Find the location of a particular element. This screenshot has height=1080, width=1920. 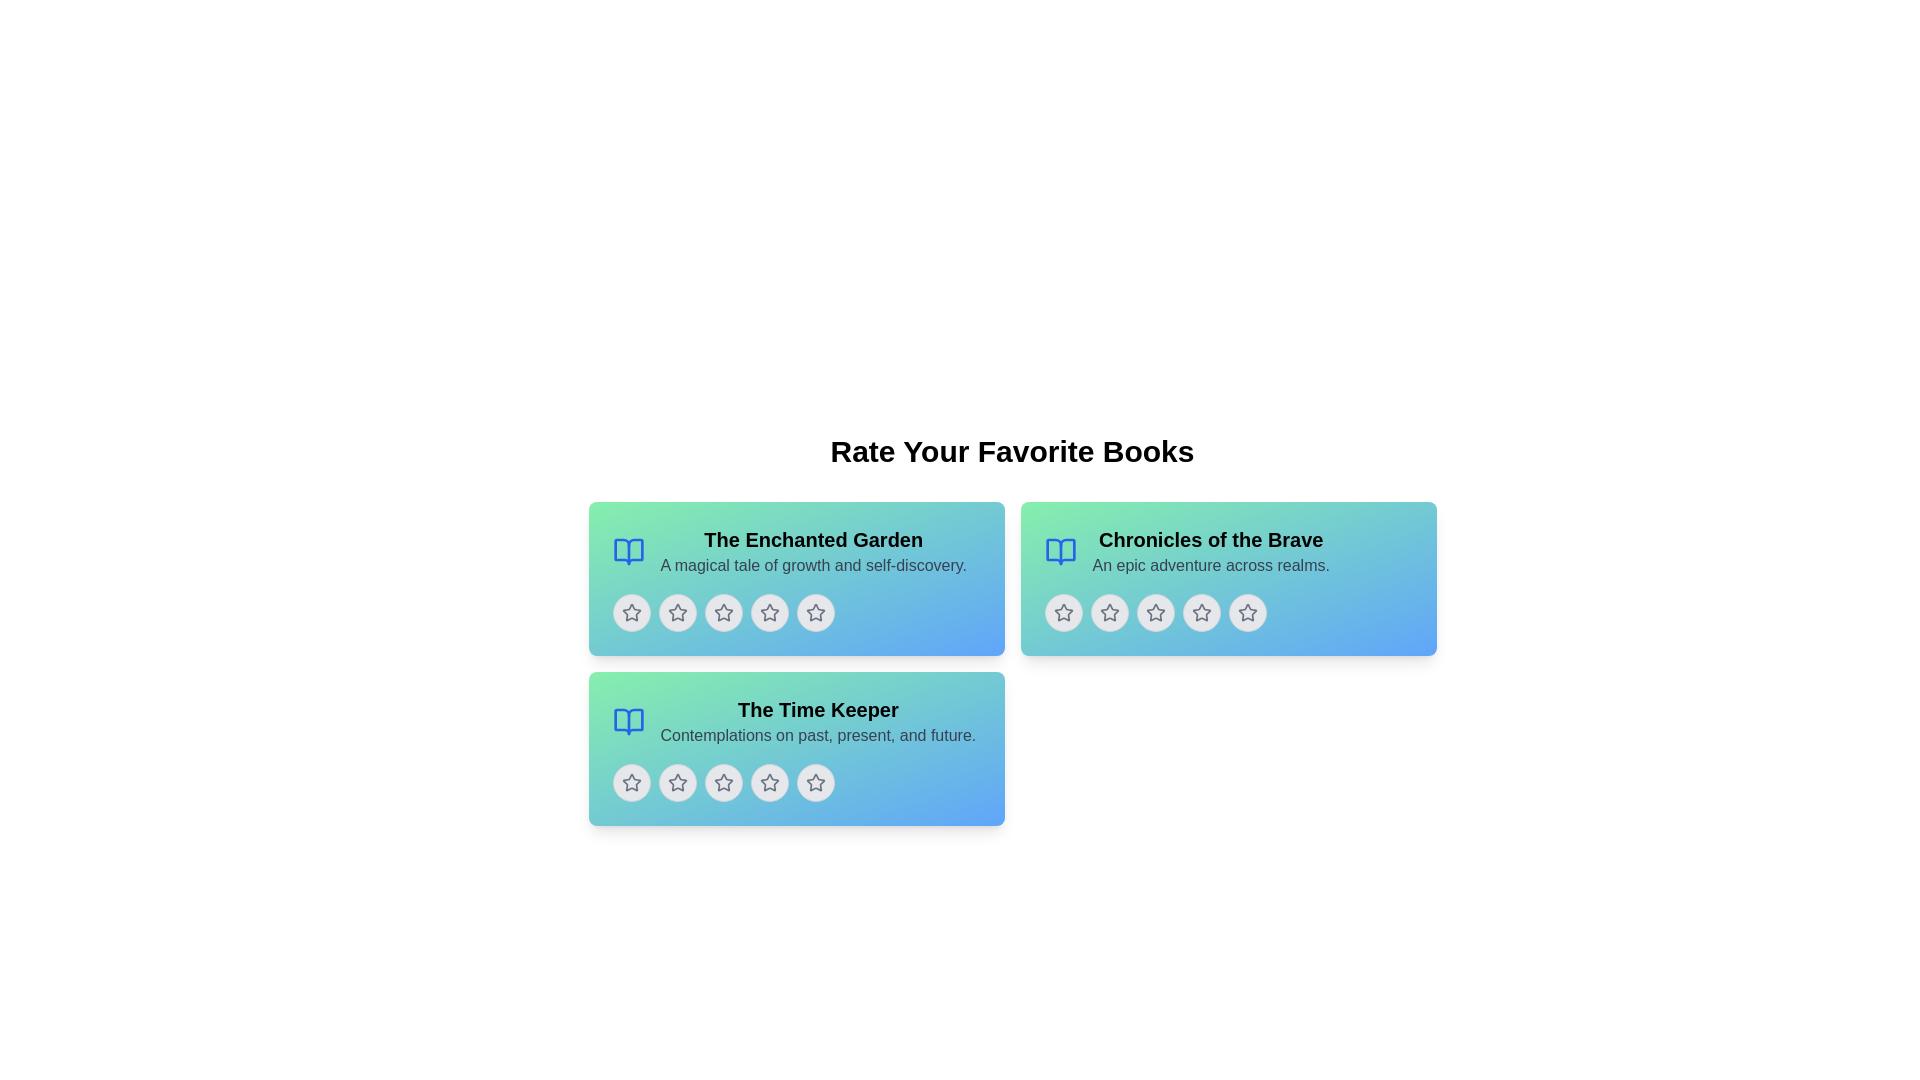

the second star icon in the horizontal row of rating stars below the card labeled 'The Time Keeper' to rate it two stars is located at coordinates (677, 781).